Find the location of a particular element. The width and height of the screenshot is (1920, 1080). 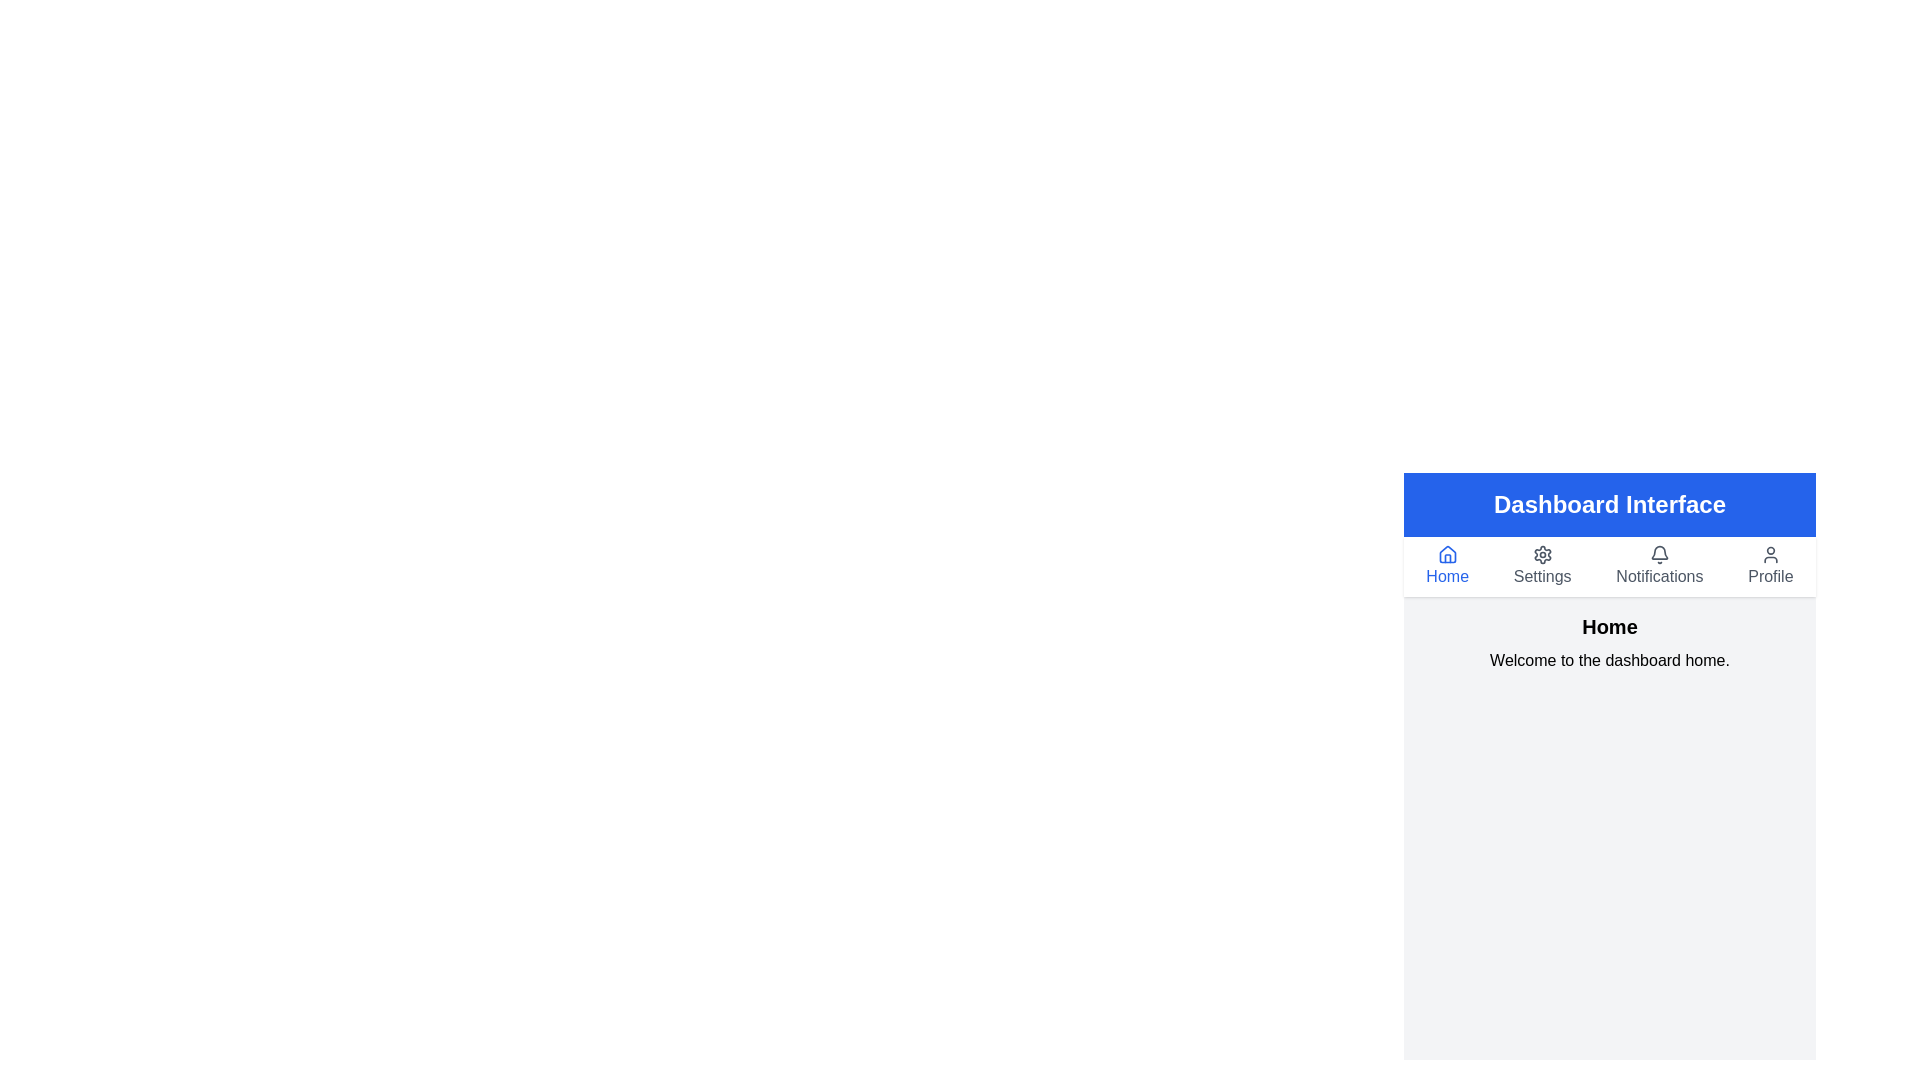

the notifications label located on the navigation bar, which is positioned between the 'Settings' and 'Profile' sections and directly below the bell icon is located at coordinates (1659, 577).